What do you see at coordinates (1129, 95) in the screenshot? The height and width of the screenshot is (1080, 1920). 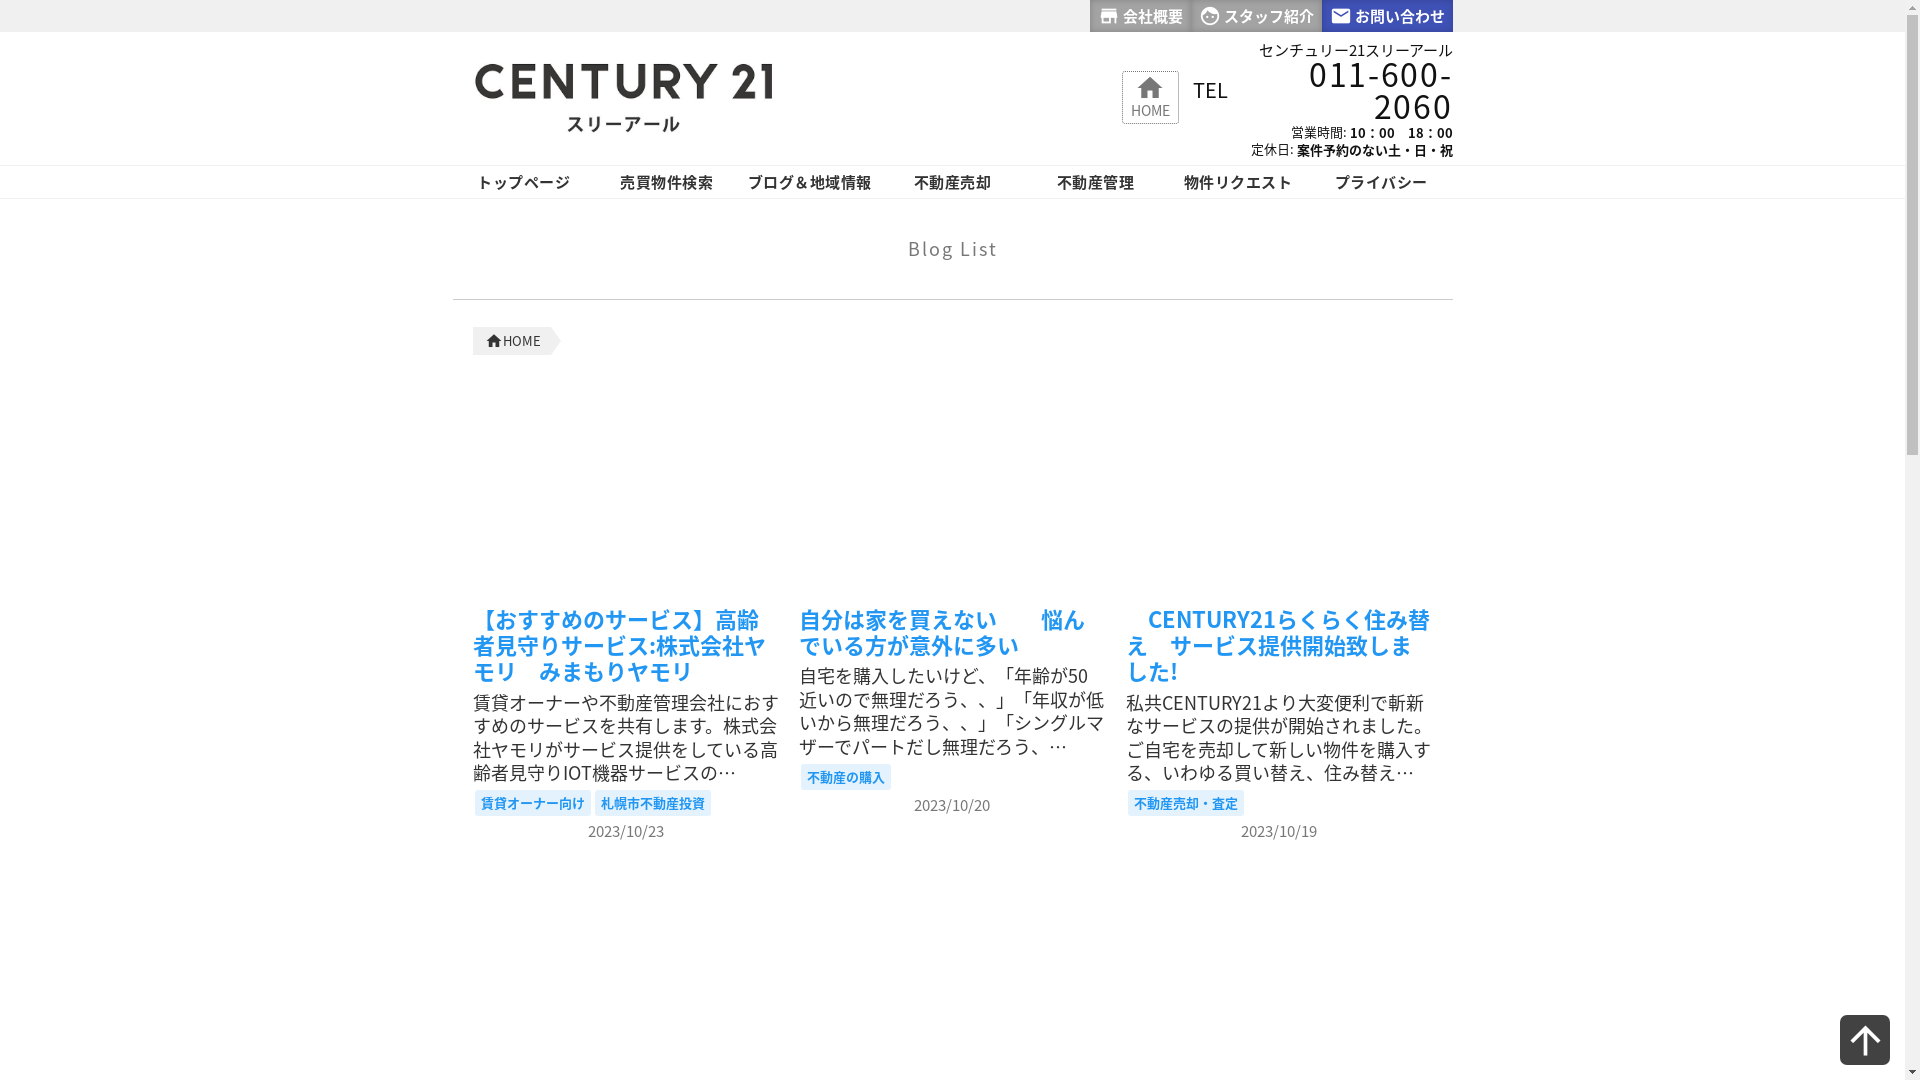 I see `'HOME'` at bounding box center [1129, 95].